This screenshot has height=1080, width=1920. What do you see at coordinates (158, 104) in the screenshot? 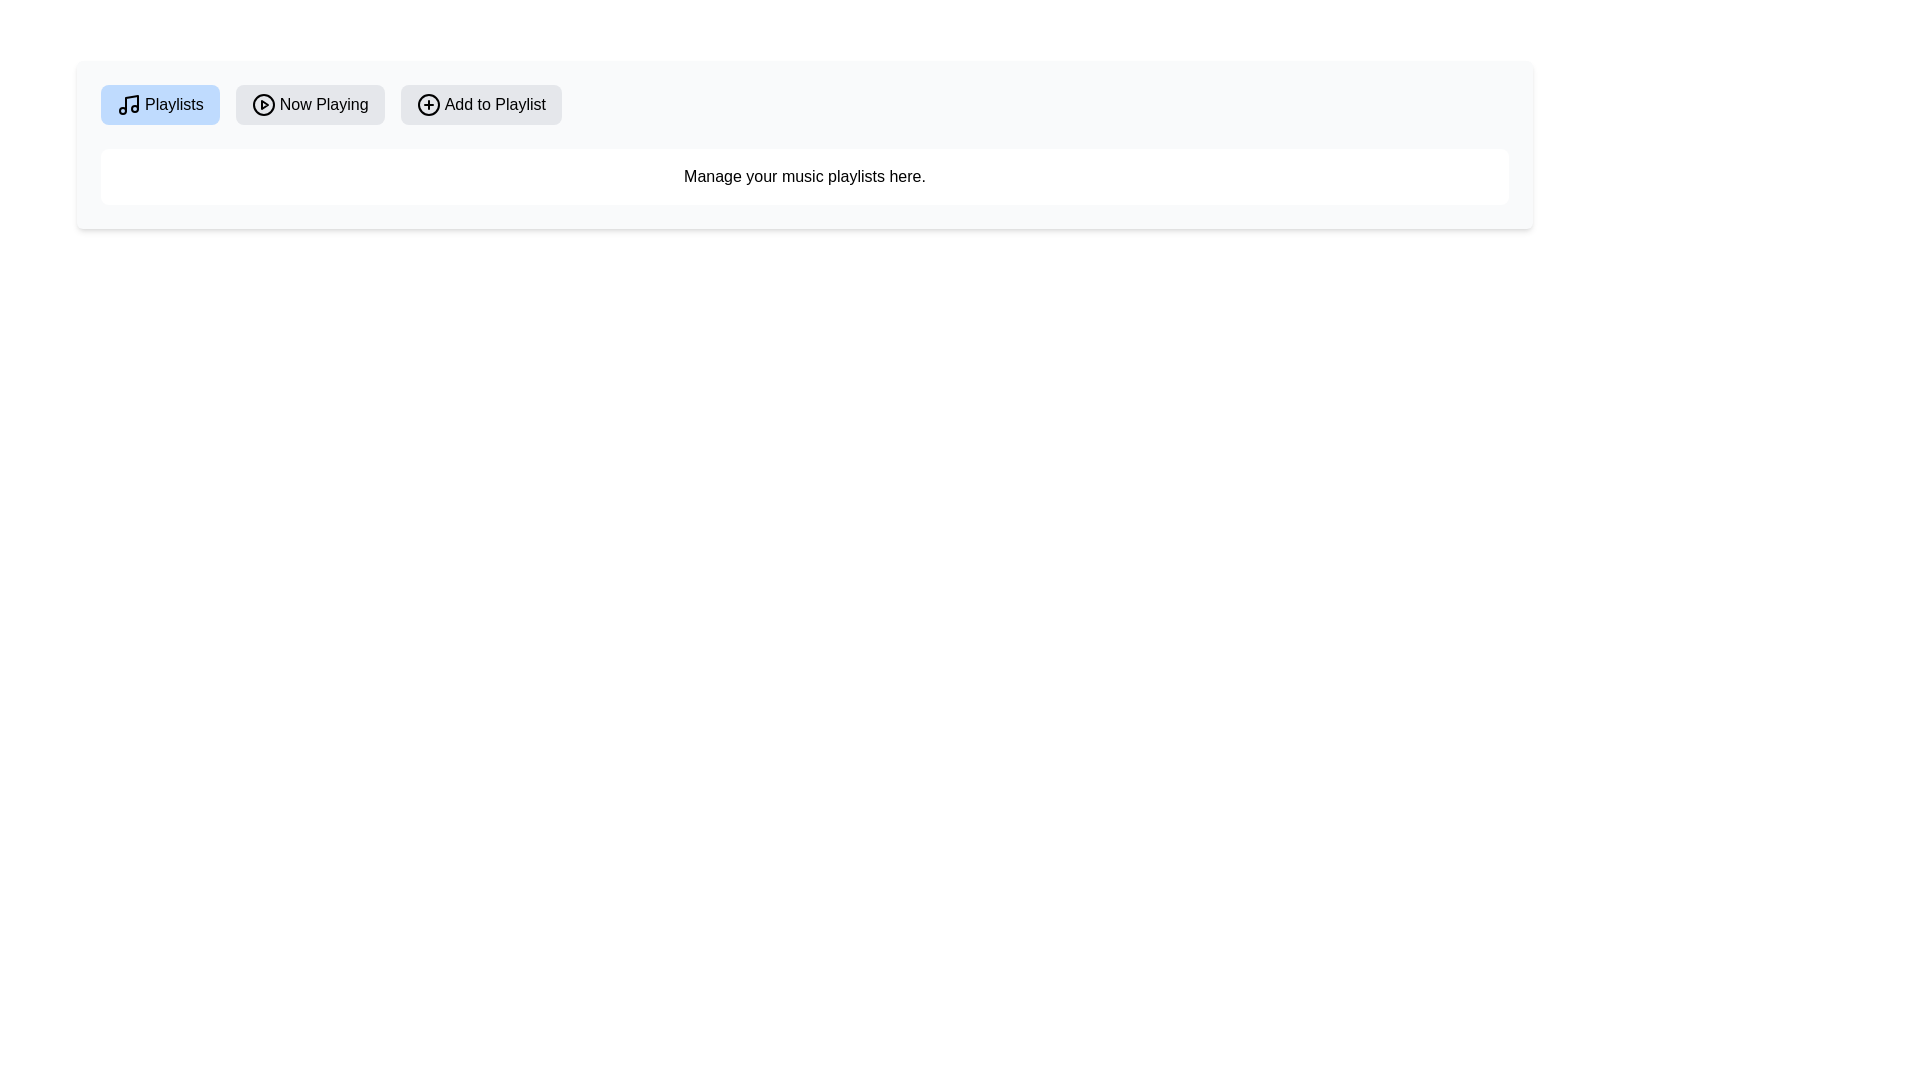
I see `the tab labeled Playlists` at bounding box center [158, 104].